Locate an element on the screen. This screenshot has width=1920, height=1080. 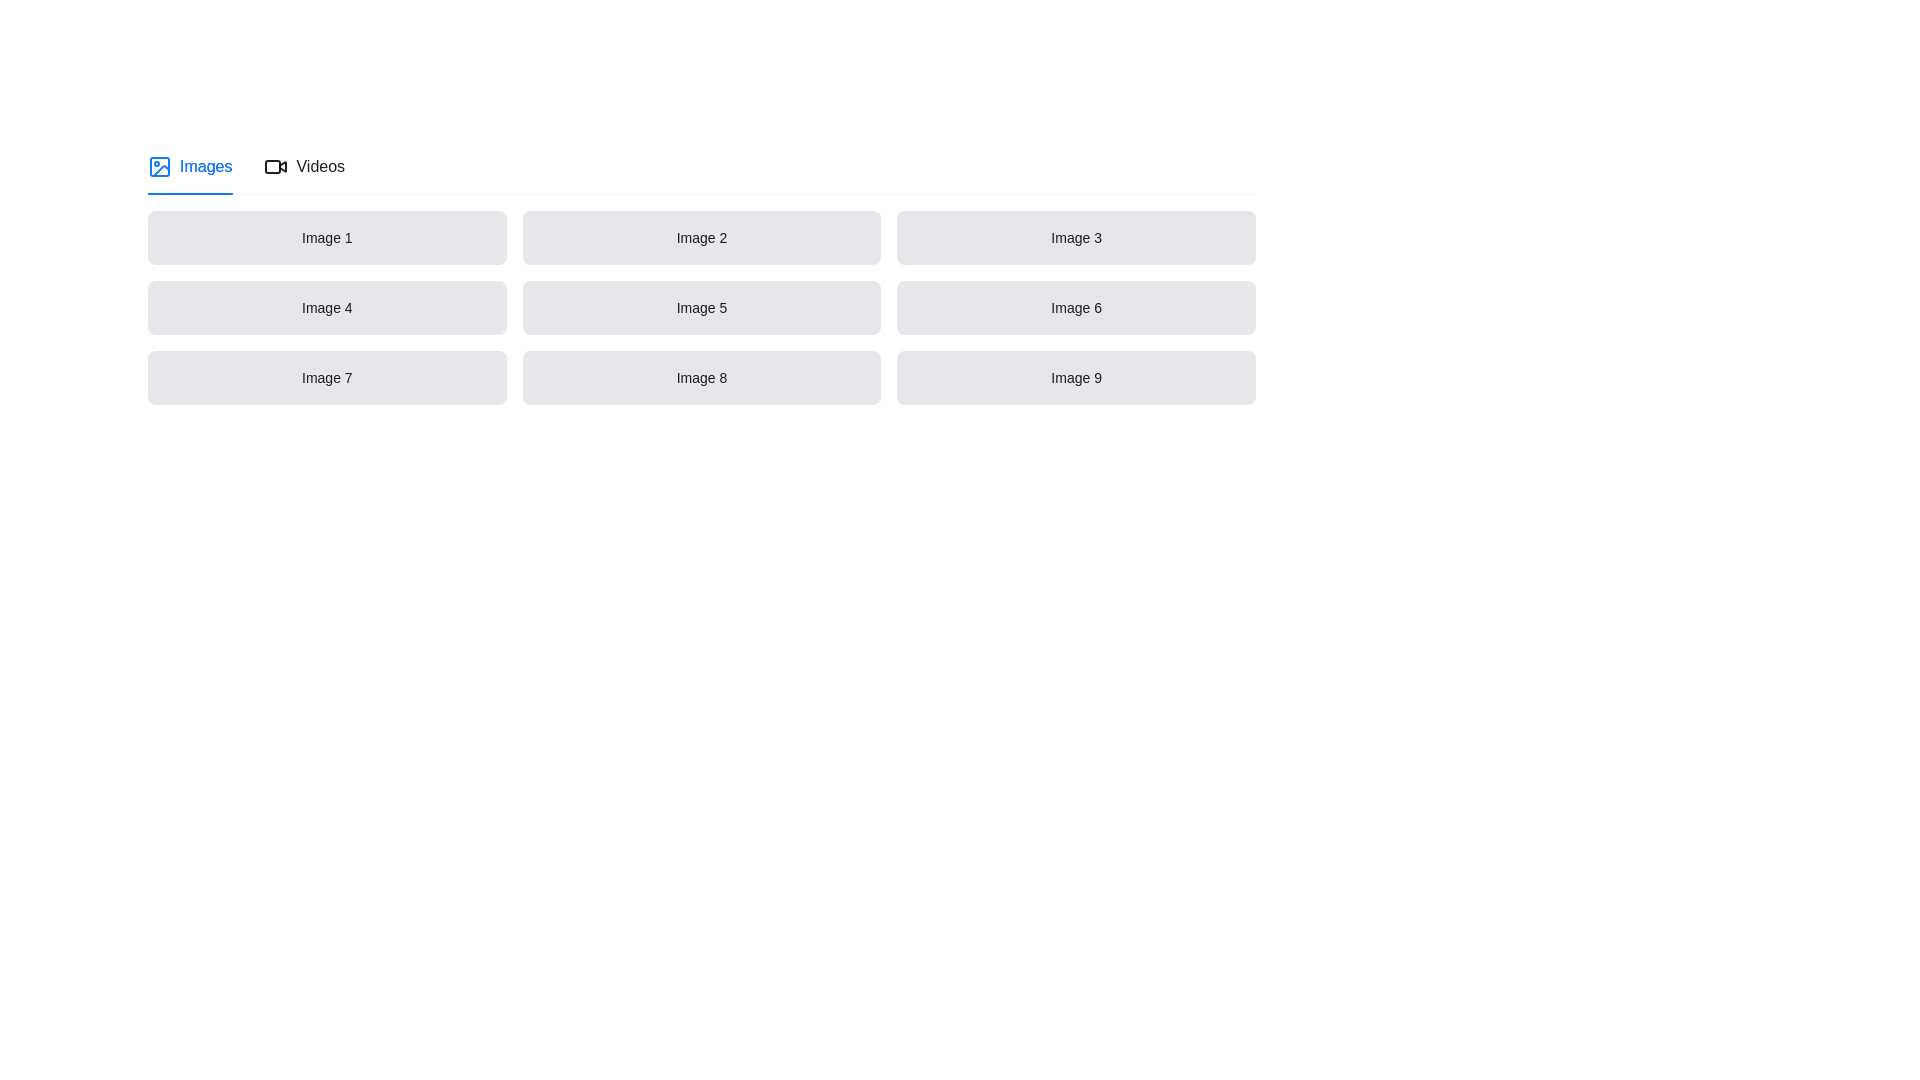
the 'more options' ellipsis icon located in the tab navigation area is located at coordinates (171, 154).